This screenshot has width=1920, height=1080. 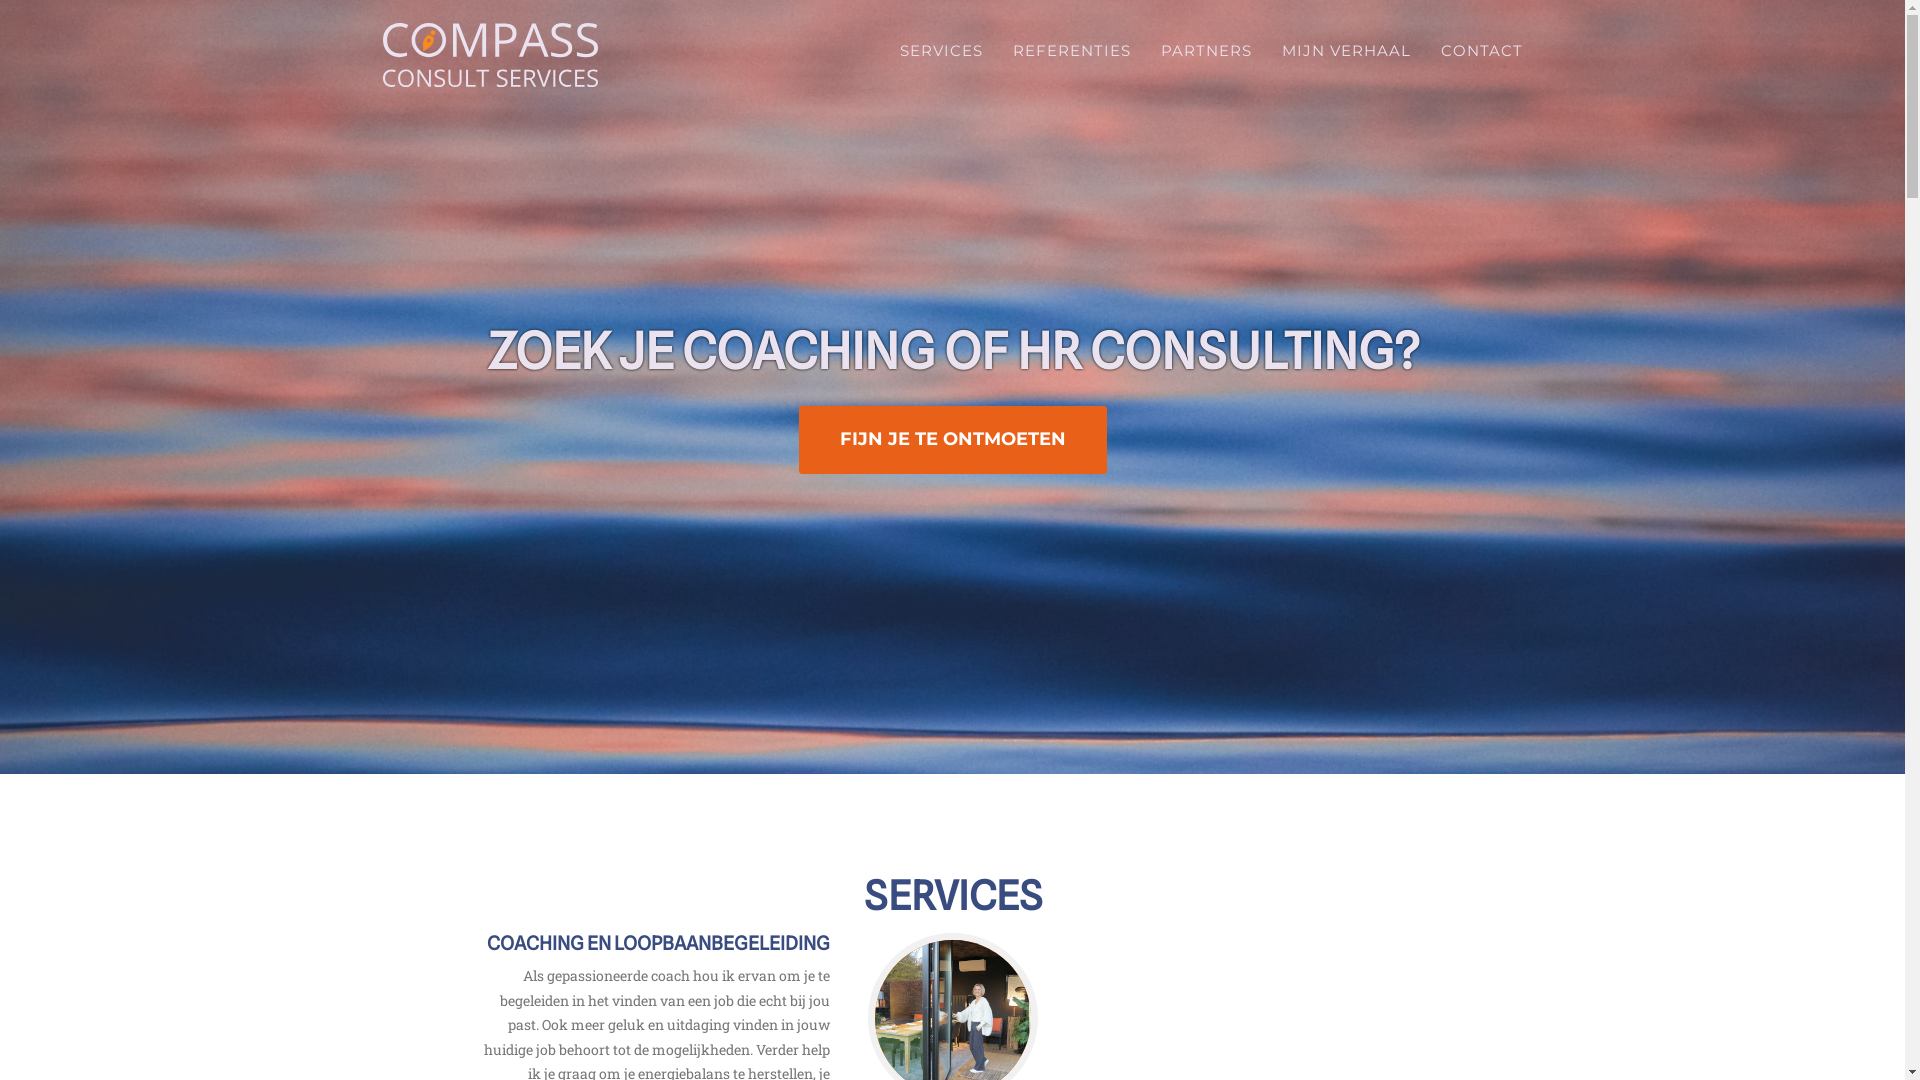 I want to click on 'PARTNERS', so click(x=1205, y=49).